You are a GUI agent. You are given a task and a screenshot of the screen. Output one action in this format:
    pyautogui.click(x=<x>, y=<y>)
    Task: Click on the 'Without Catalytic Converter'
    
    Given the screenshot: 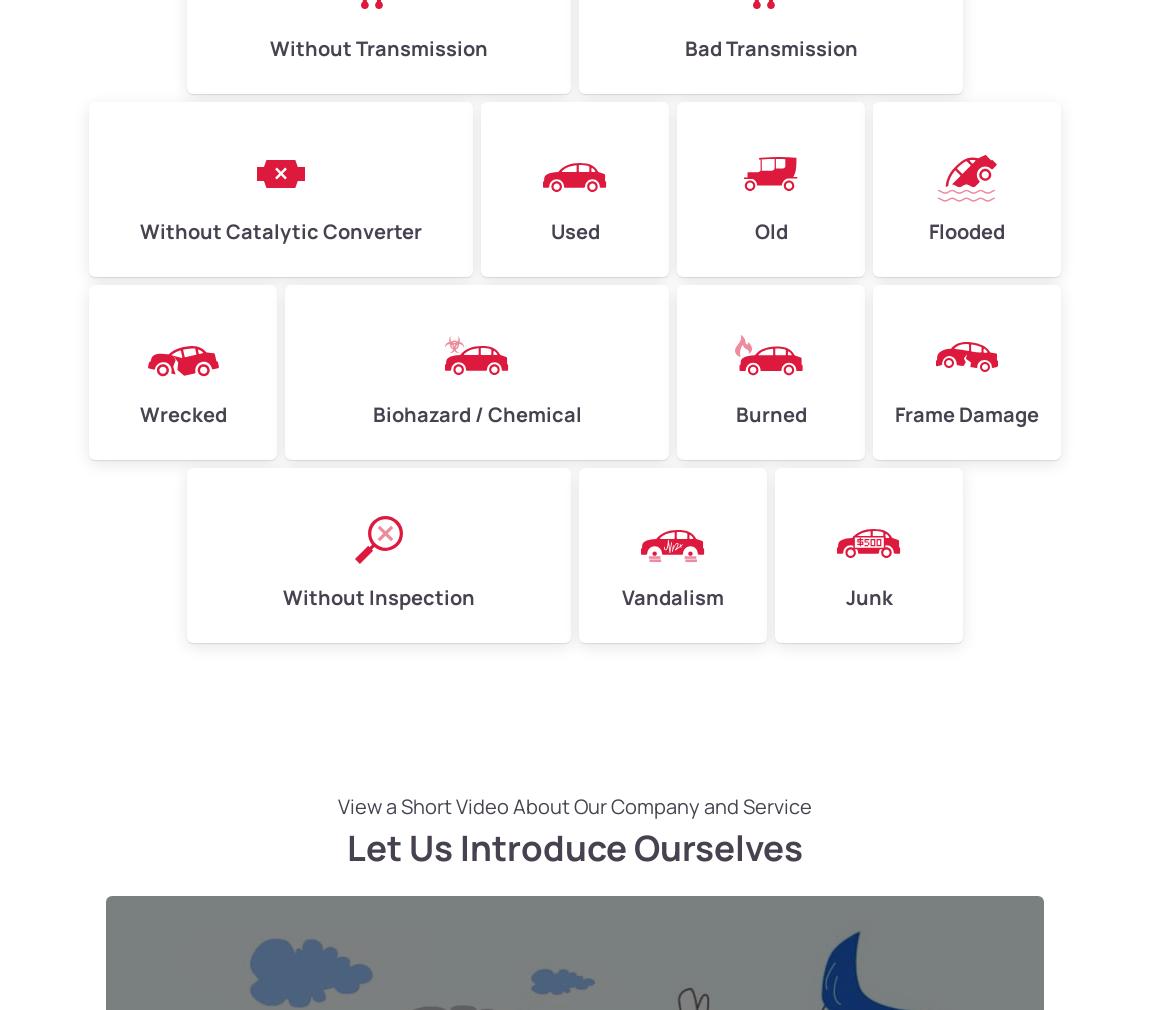 What is the action you would take?
    pyautogui.click(x=279, y=230)
    